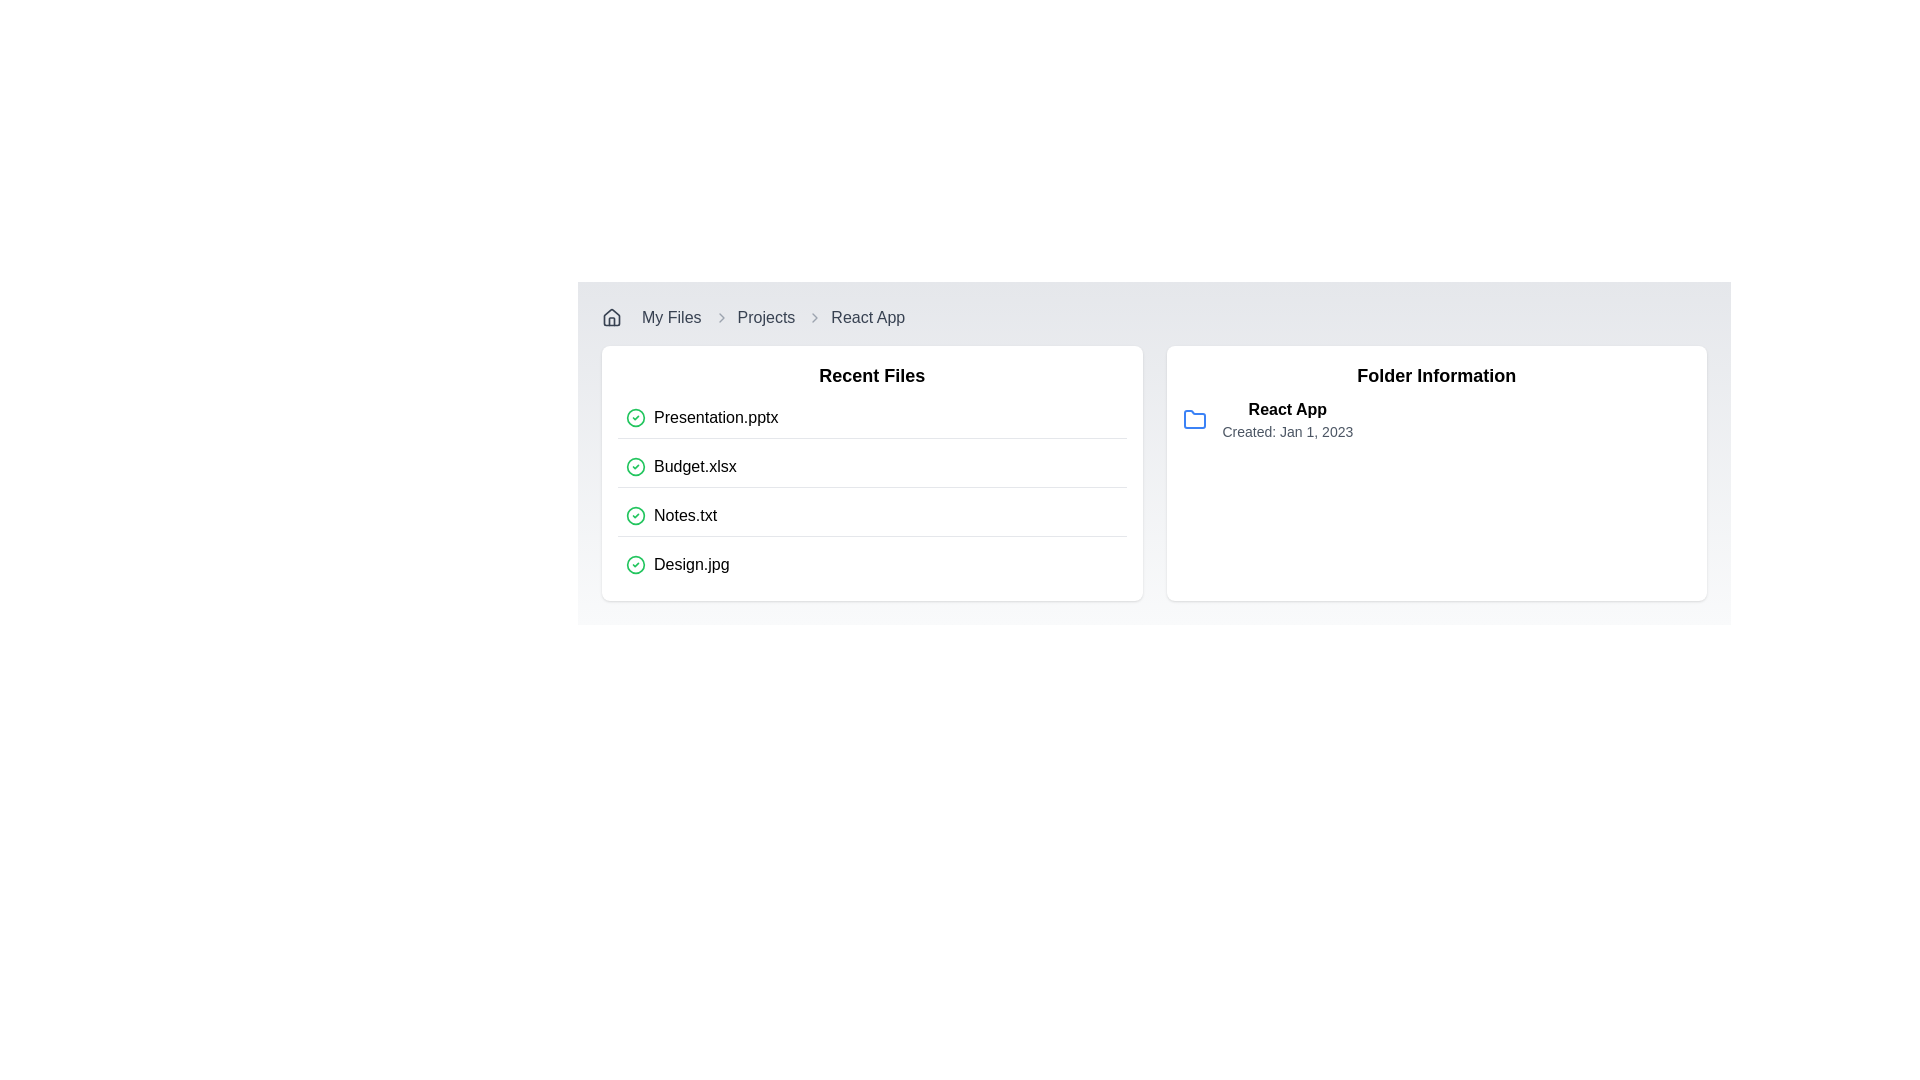 This screenshot has height=1080, width=1920. I want to click on the list item labeled 'Notes.txt', so click(872, 515).